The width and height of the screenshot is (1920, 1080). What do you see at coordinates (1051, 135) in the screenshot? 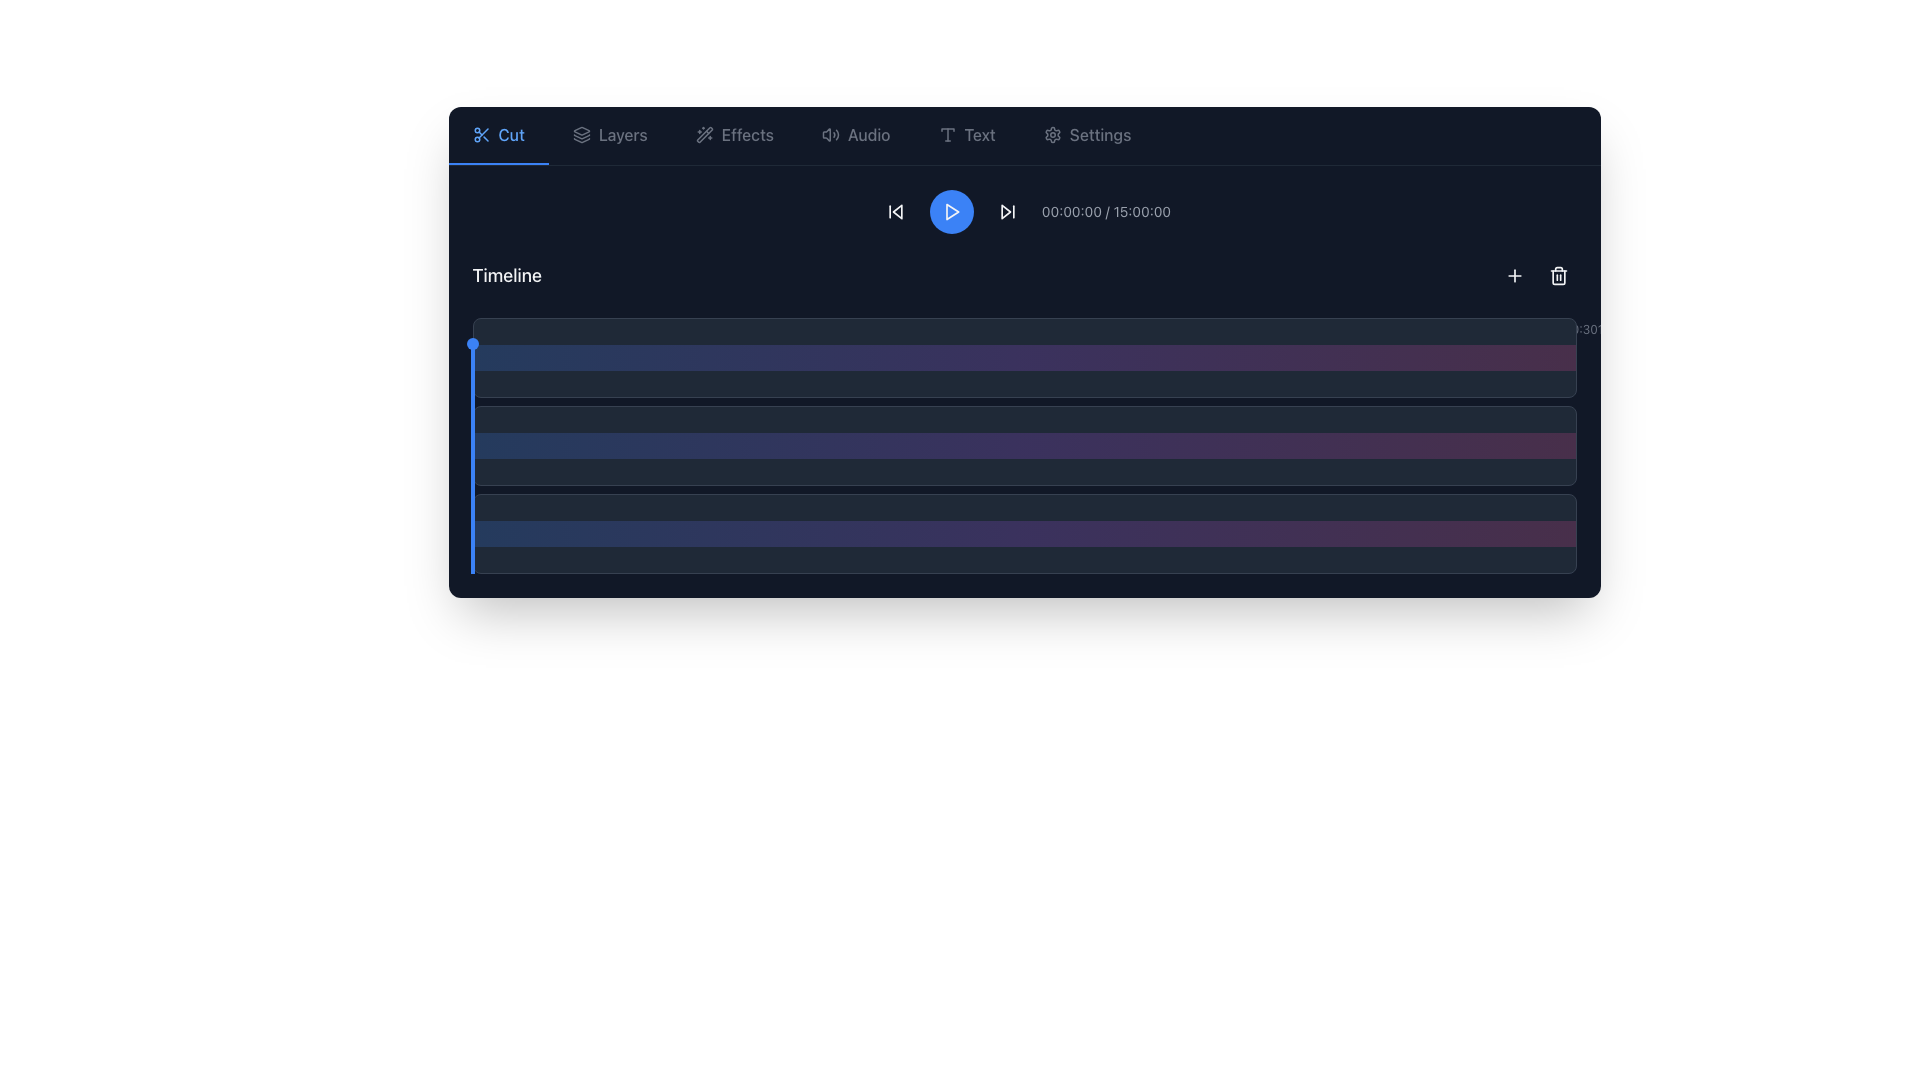
I see `the settings icon located in the rightmost position of the top horizontal navigation bar` at bounding box center [1051, 135].